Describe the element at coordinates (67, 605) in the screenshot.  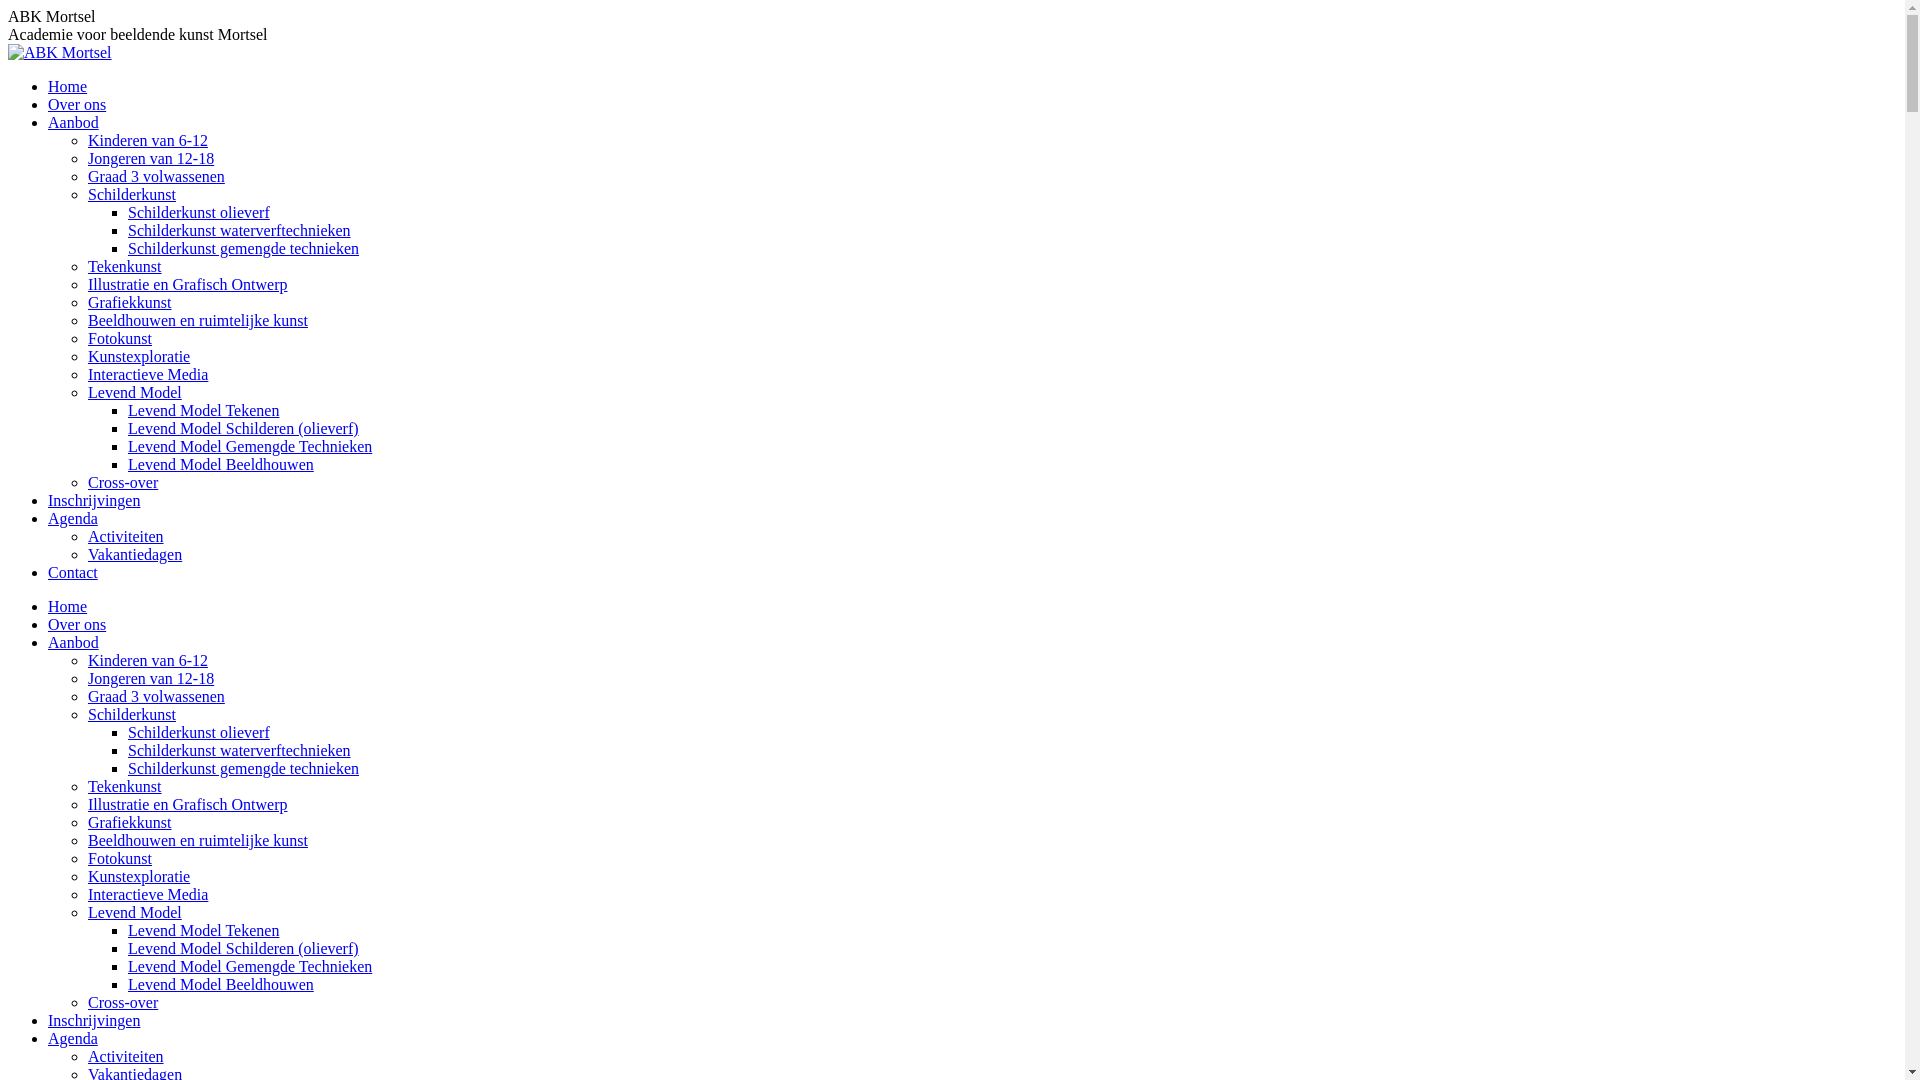
I see `'Home'` at that location.